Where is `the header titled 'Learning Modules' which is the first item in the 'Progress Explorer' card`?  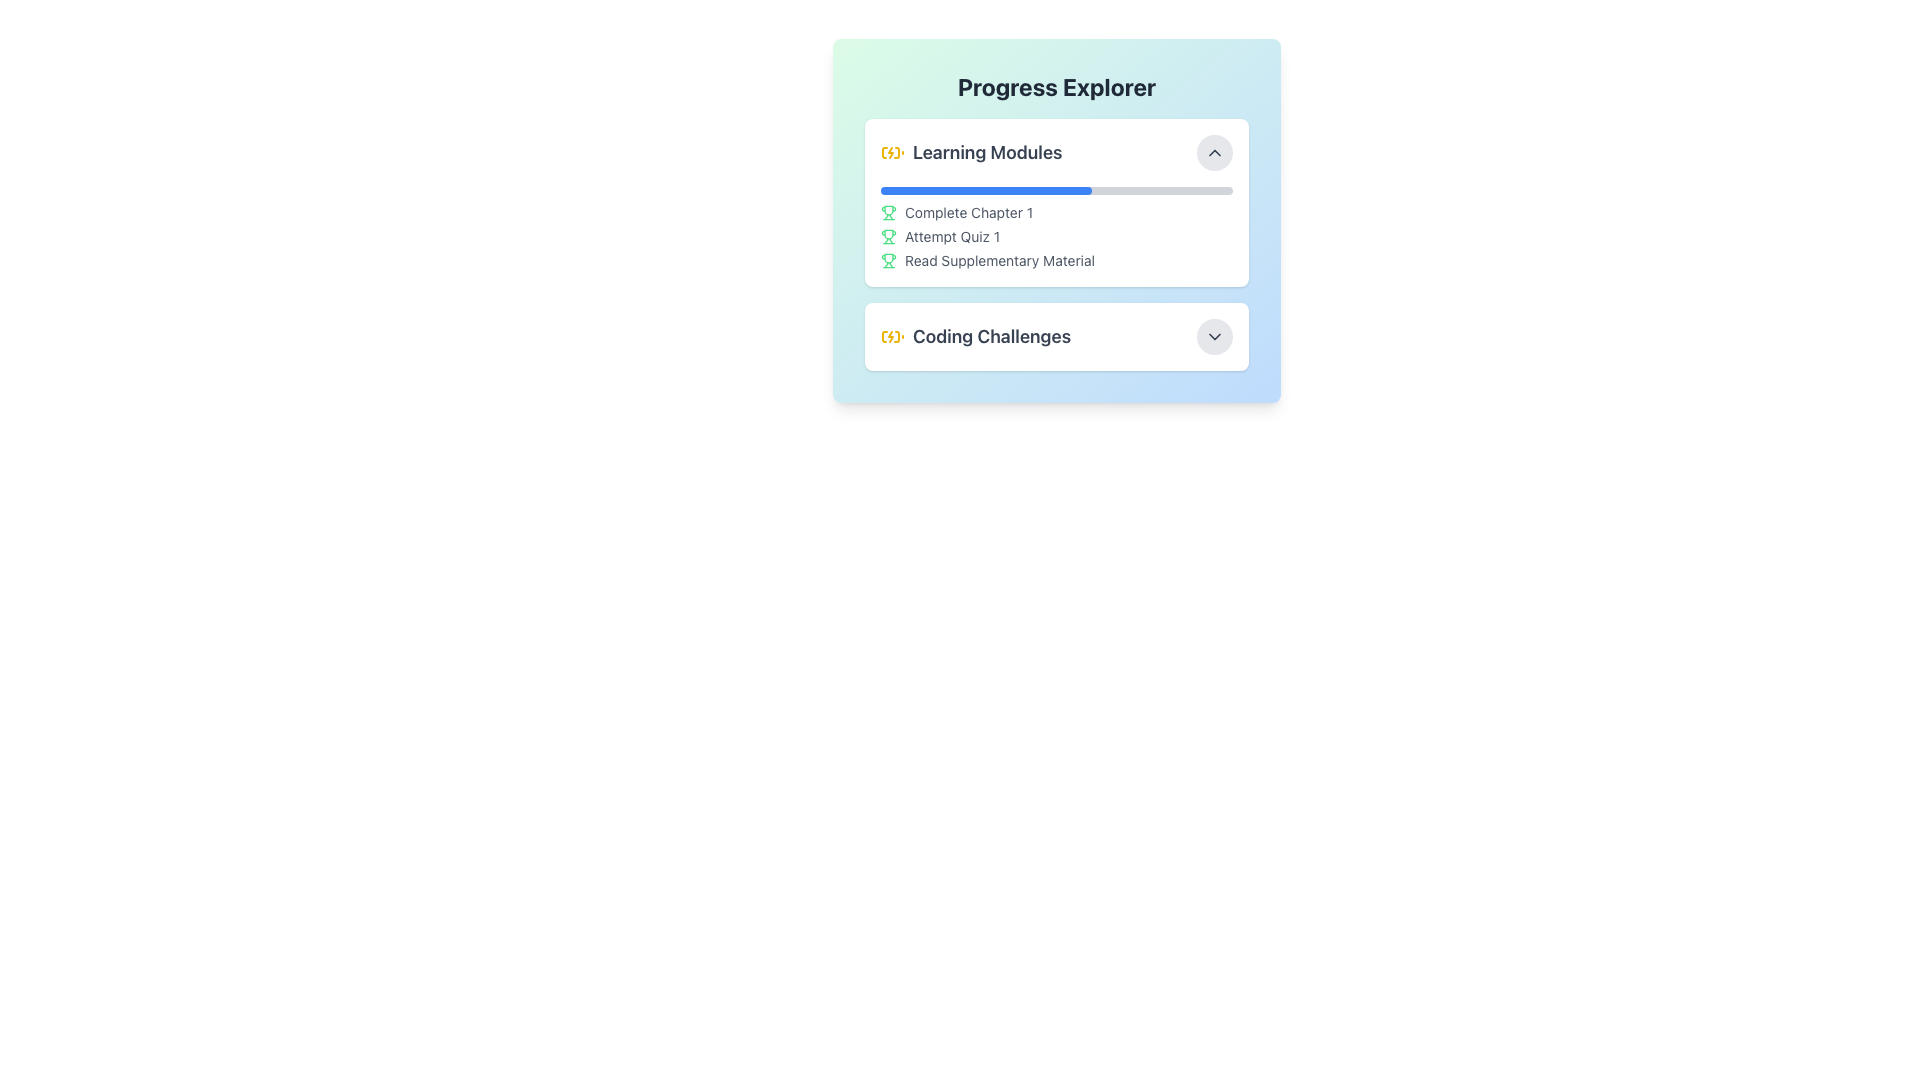 the header titled 'Learning Modules' which is the first item in the 'Progress Explorer' card is located at coordinates (1055, 152).